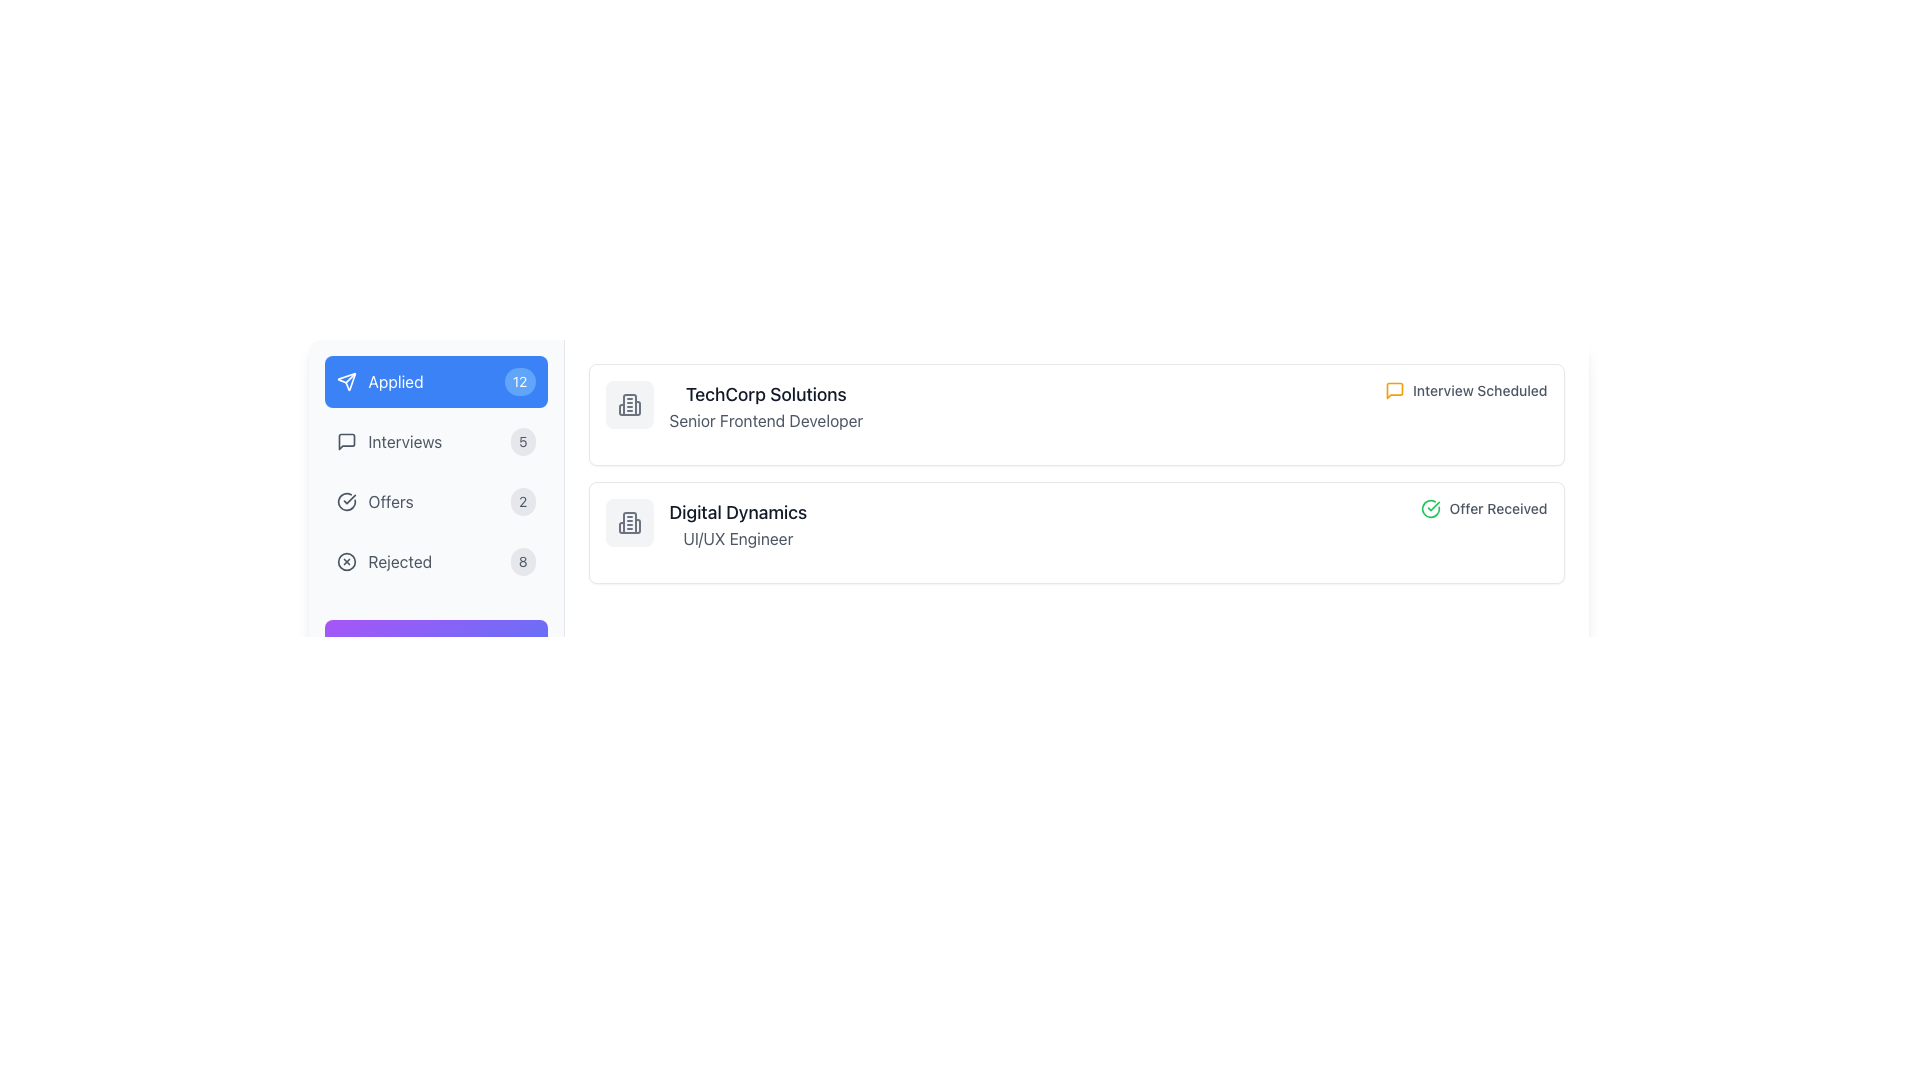  Describe the element at coordinates (346, 500) in the screenshot. I see `the circular outline SVG graphic element located in the sidebar navigation menu, adjacent to the 'Offers' text entry` at that location.